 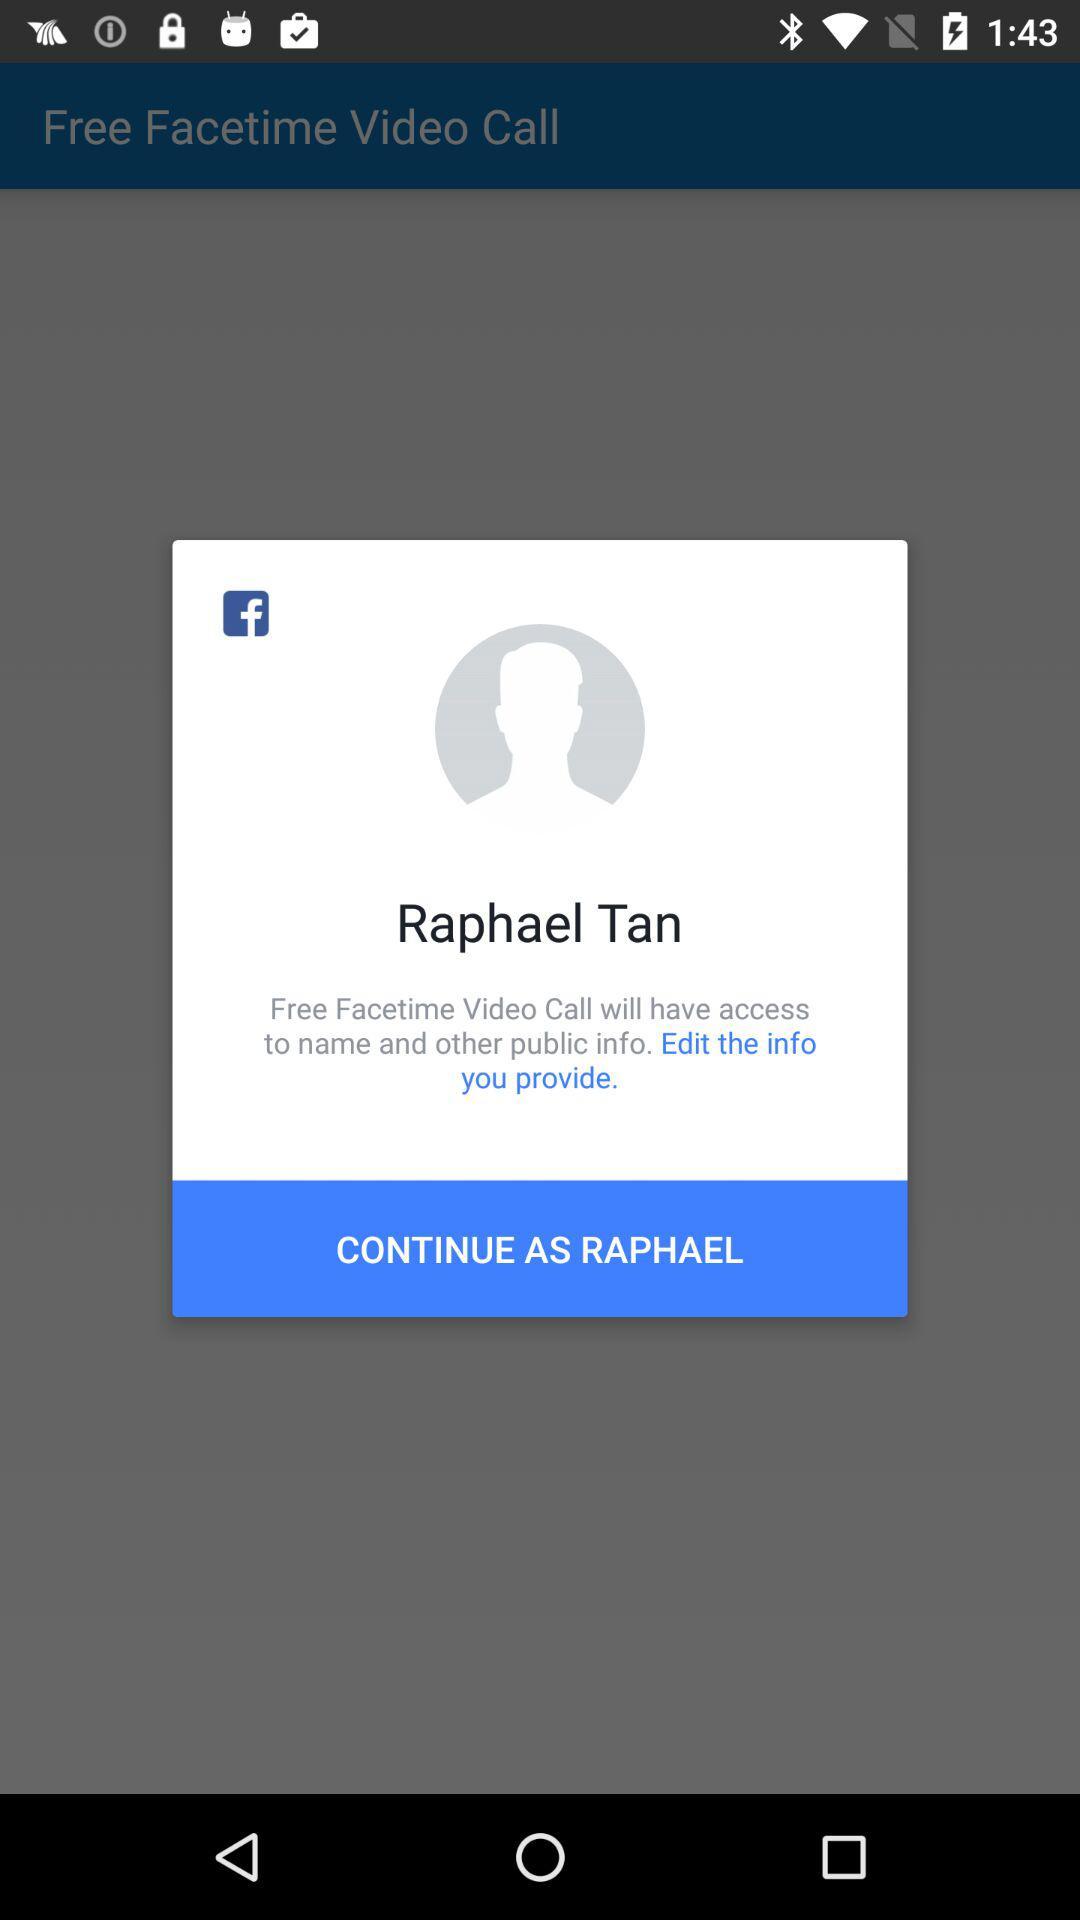 I want to click on the item below raphael tan, so click(x=540, y=1041).